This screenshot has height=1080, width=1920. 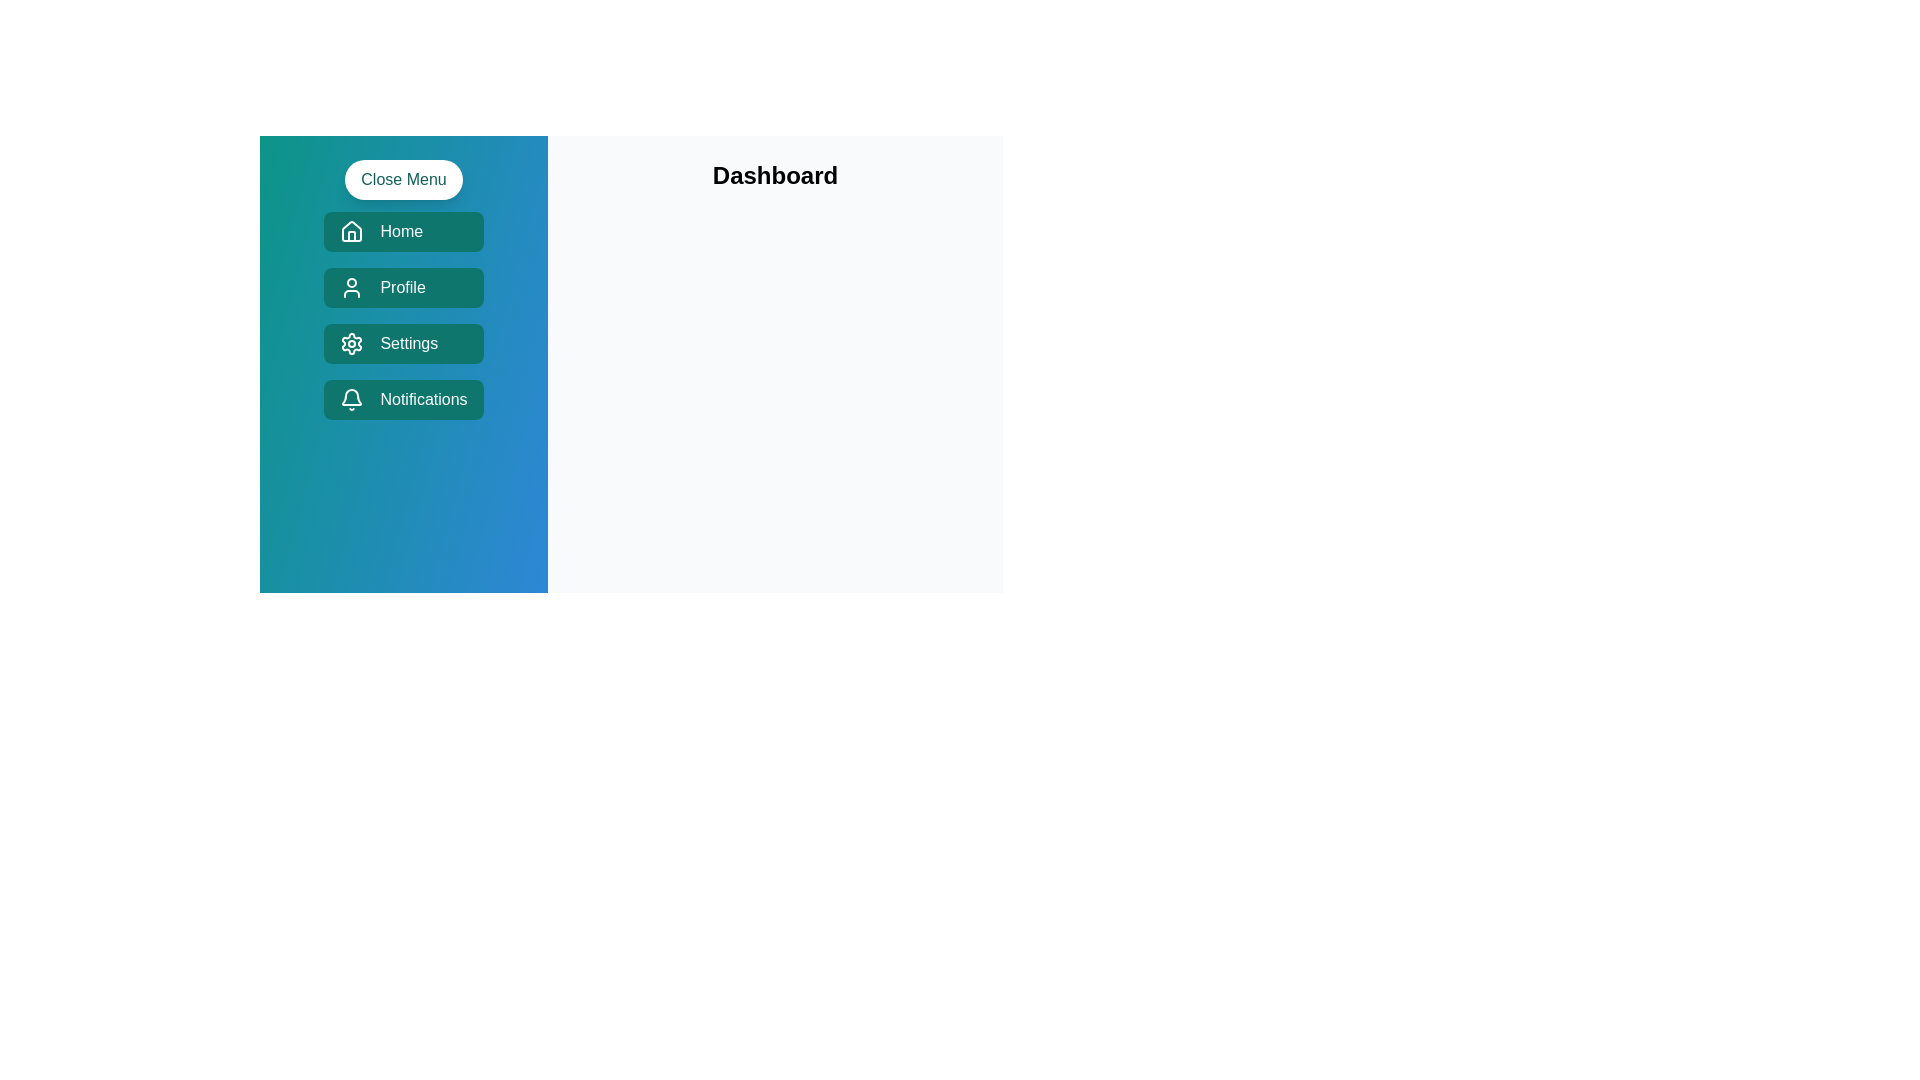 What do you see at coordinates (402, 288) in the screenshot?
I see `the 'Profile' text label, which is styled with white text on a dark green background and is part of a vertical menu positioned between the 'Home' and 'Settings' buttons` at bounding box center [402, 288].